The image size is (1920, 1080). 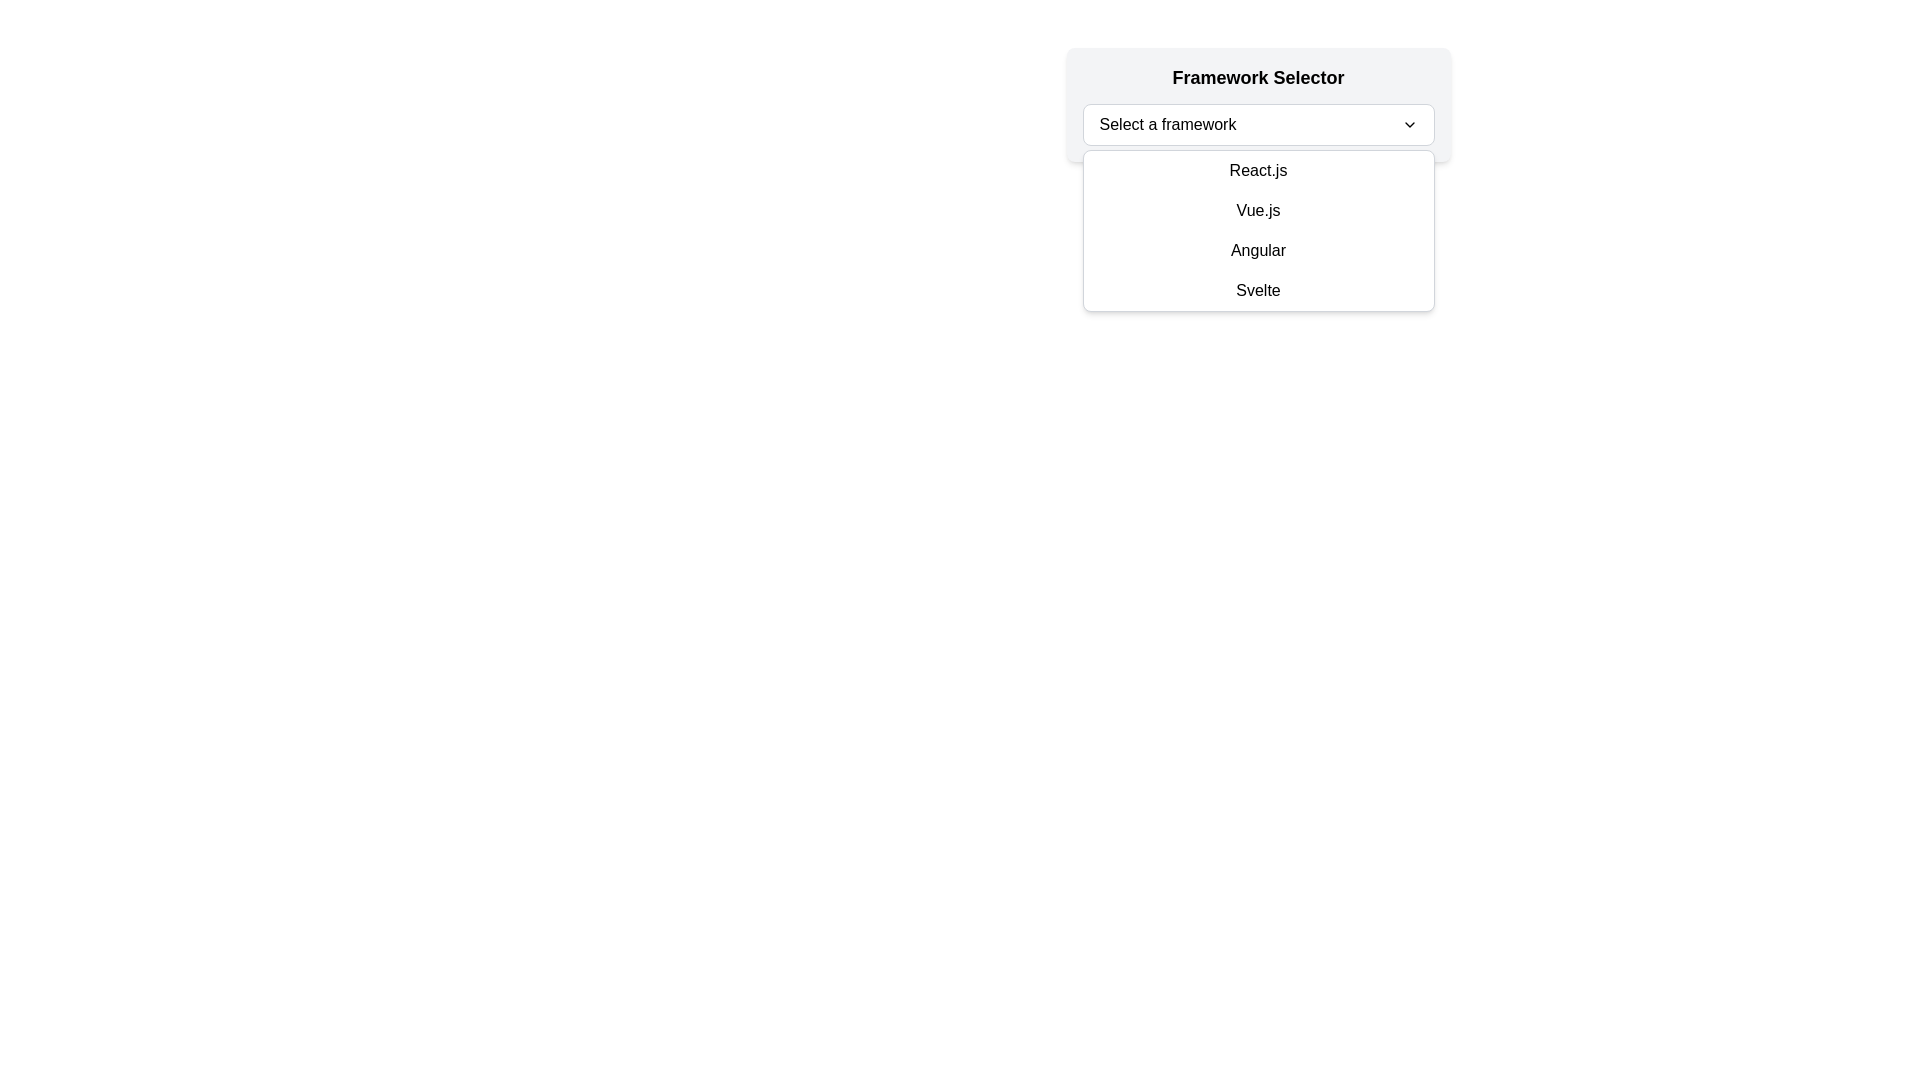 I want to click on the 'Framework Selector' text label, which is prominently styled in bold black text, located above the dropdown menu, so click(x=1257, y=76).